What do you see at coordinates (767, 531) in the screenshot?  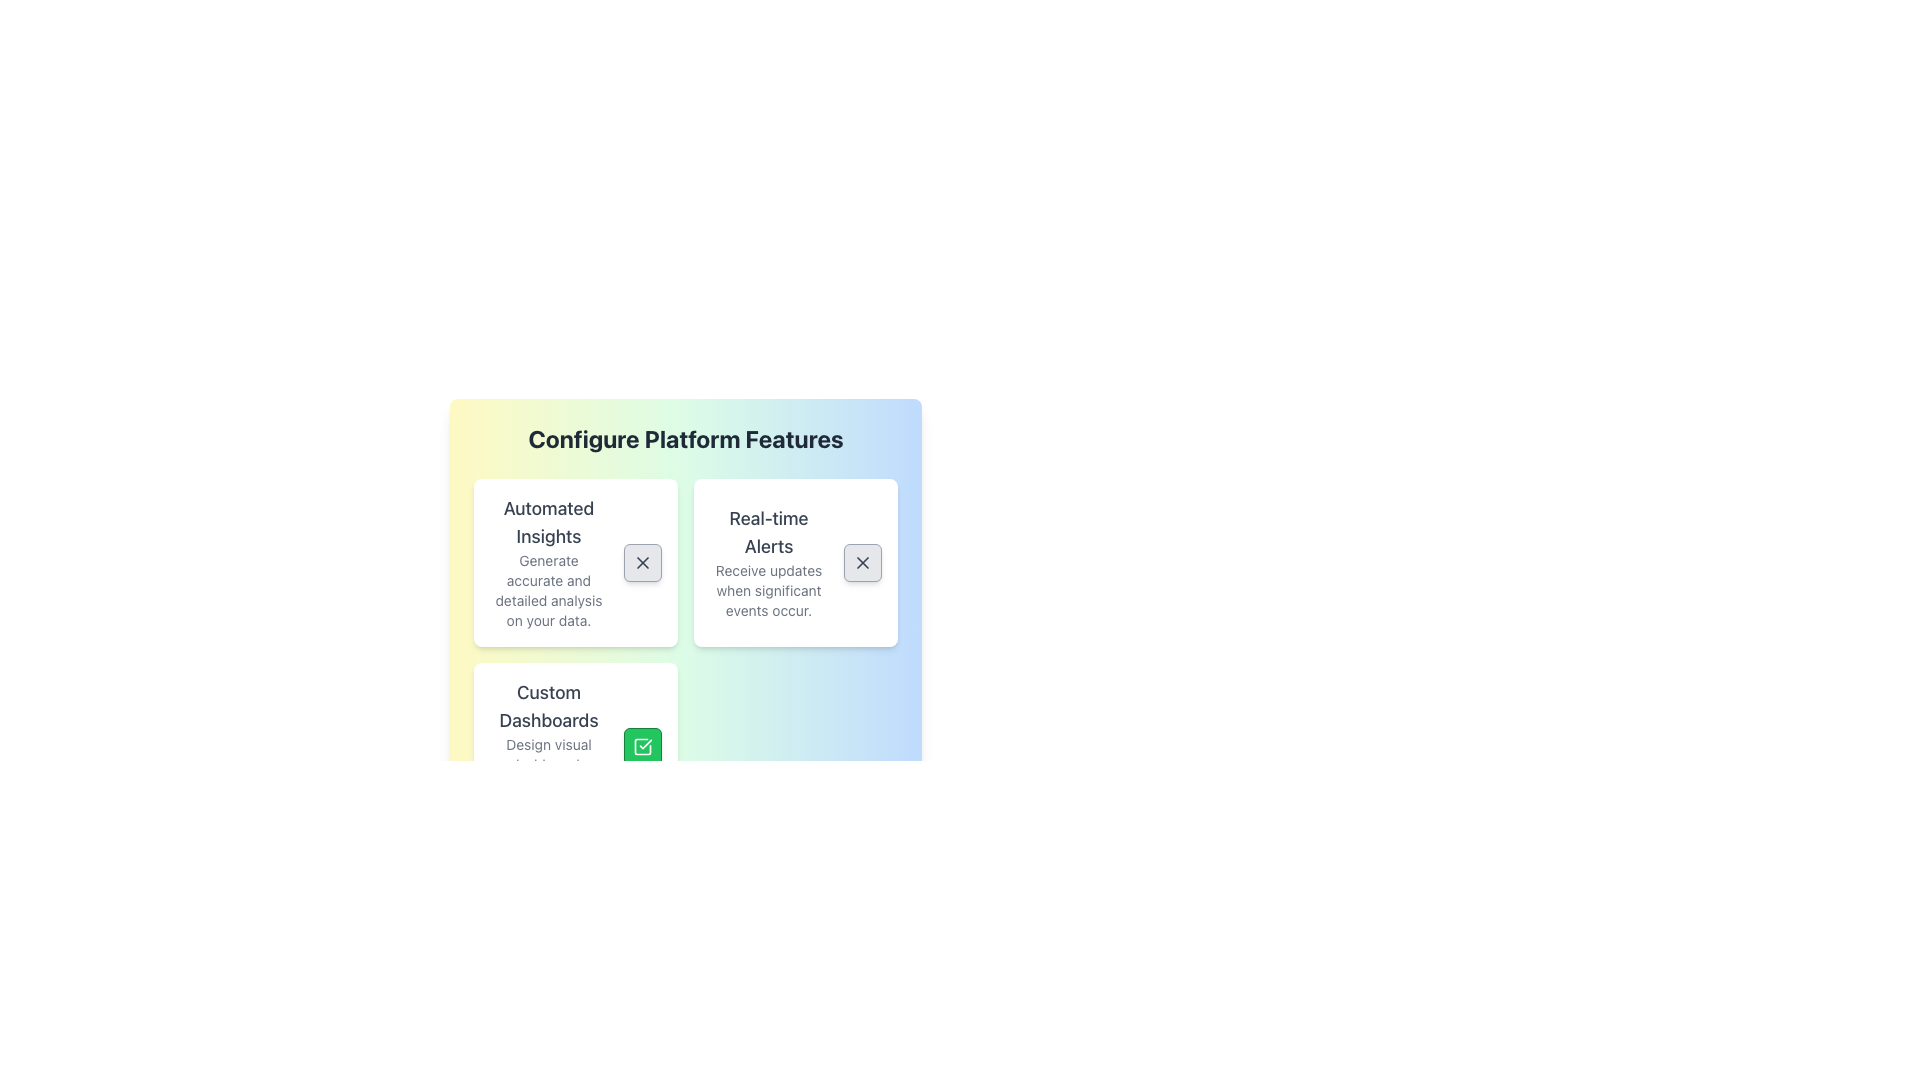 I see `the bold-text label reading 'Real-time Alerts' located at the top of its card component in the grid layout` at bounding box center [767, 531].